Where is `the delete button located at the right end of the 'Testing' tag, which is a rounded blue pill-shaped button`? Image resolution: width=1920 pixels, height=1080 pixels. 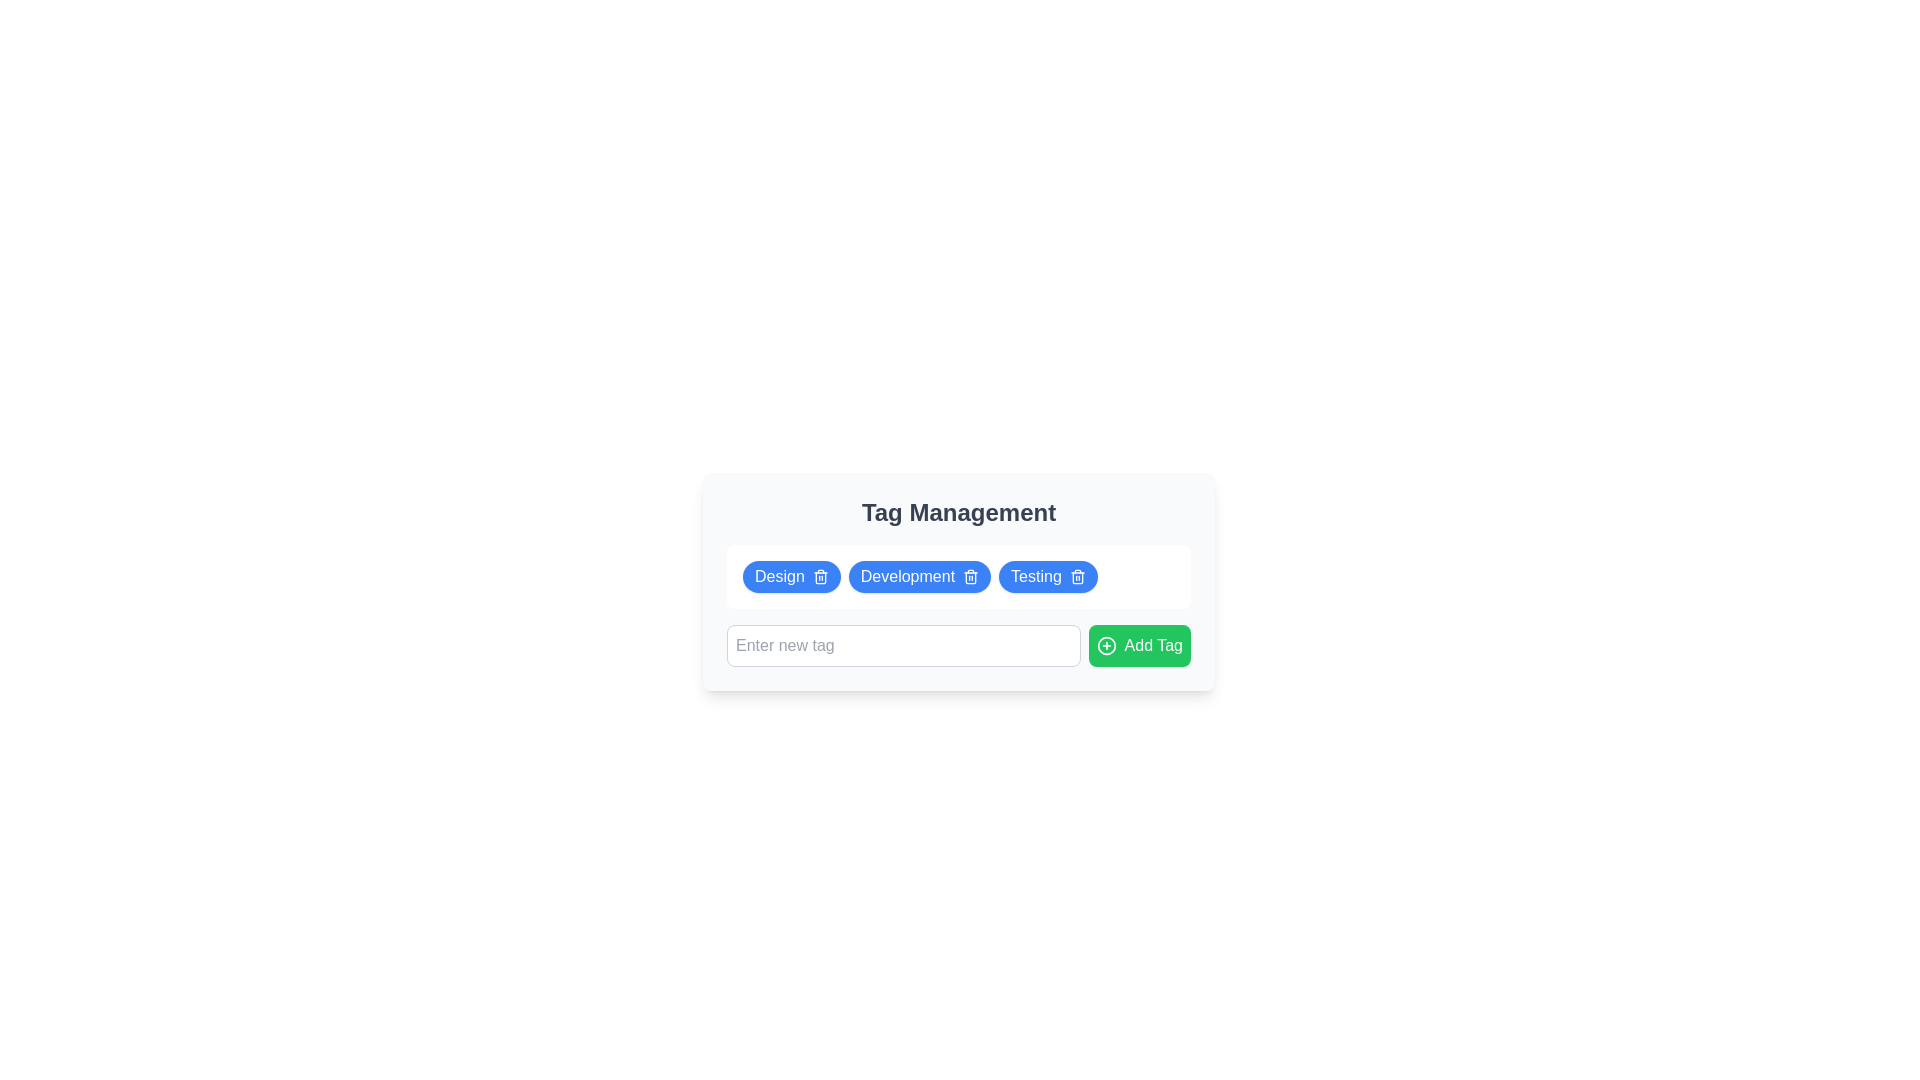 the delete button located at the right end of the 'Testing' tag, which is a rounded blue pill-shaped button is located at coordinates (1076, 577).